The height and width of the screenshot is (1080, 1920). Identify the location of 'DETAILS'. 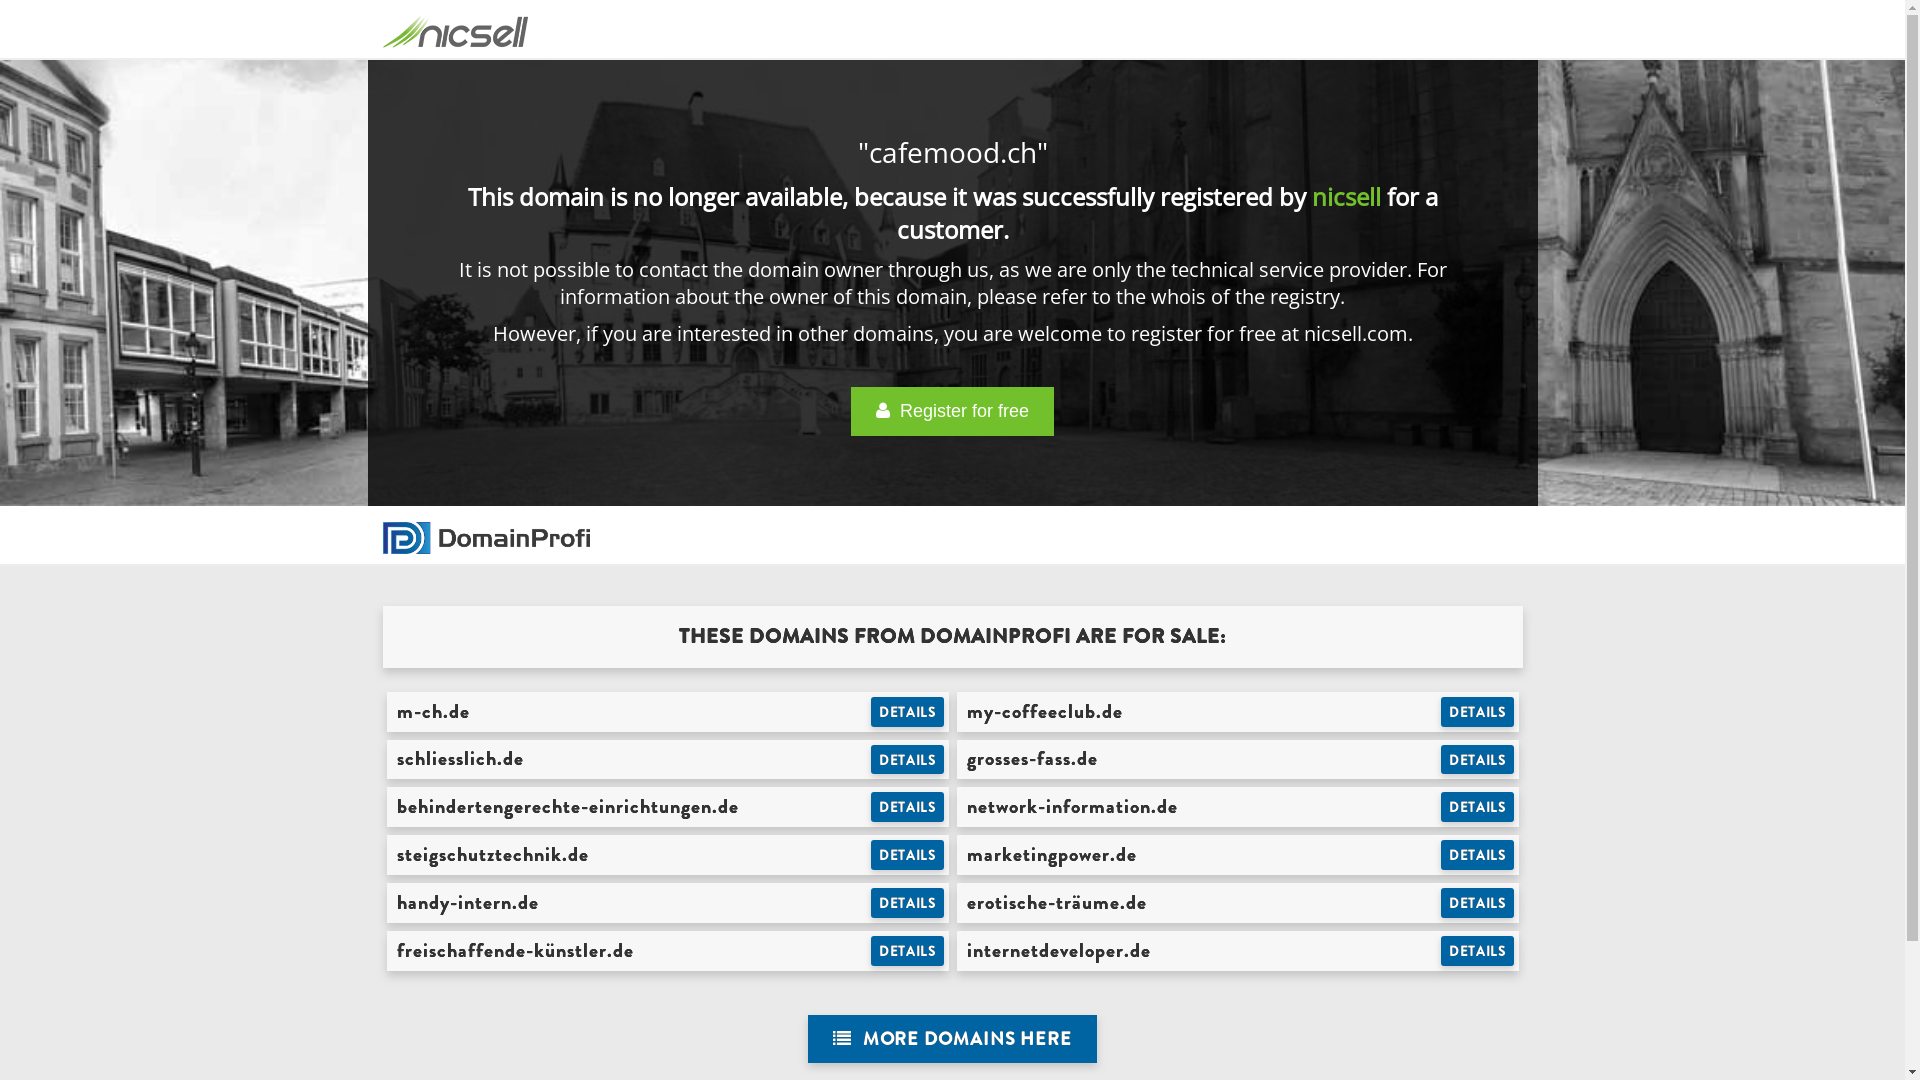
(906, 711).